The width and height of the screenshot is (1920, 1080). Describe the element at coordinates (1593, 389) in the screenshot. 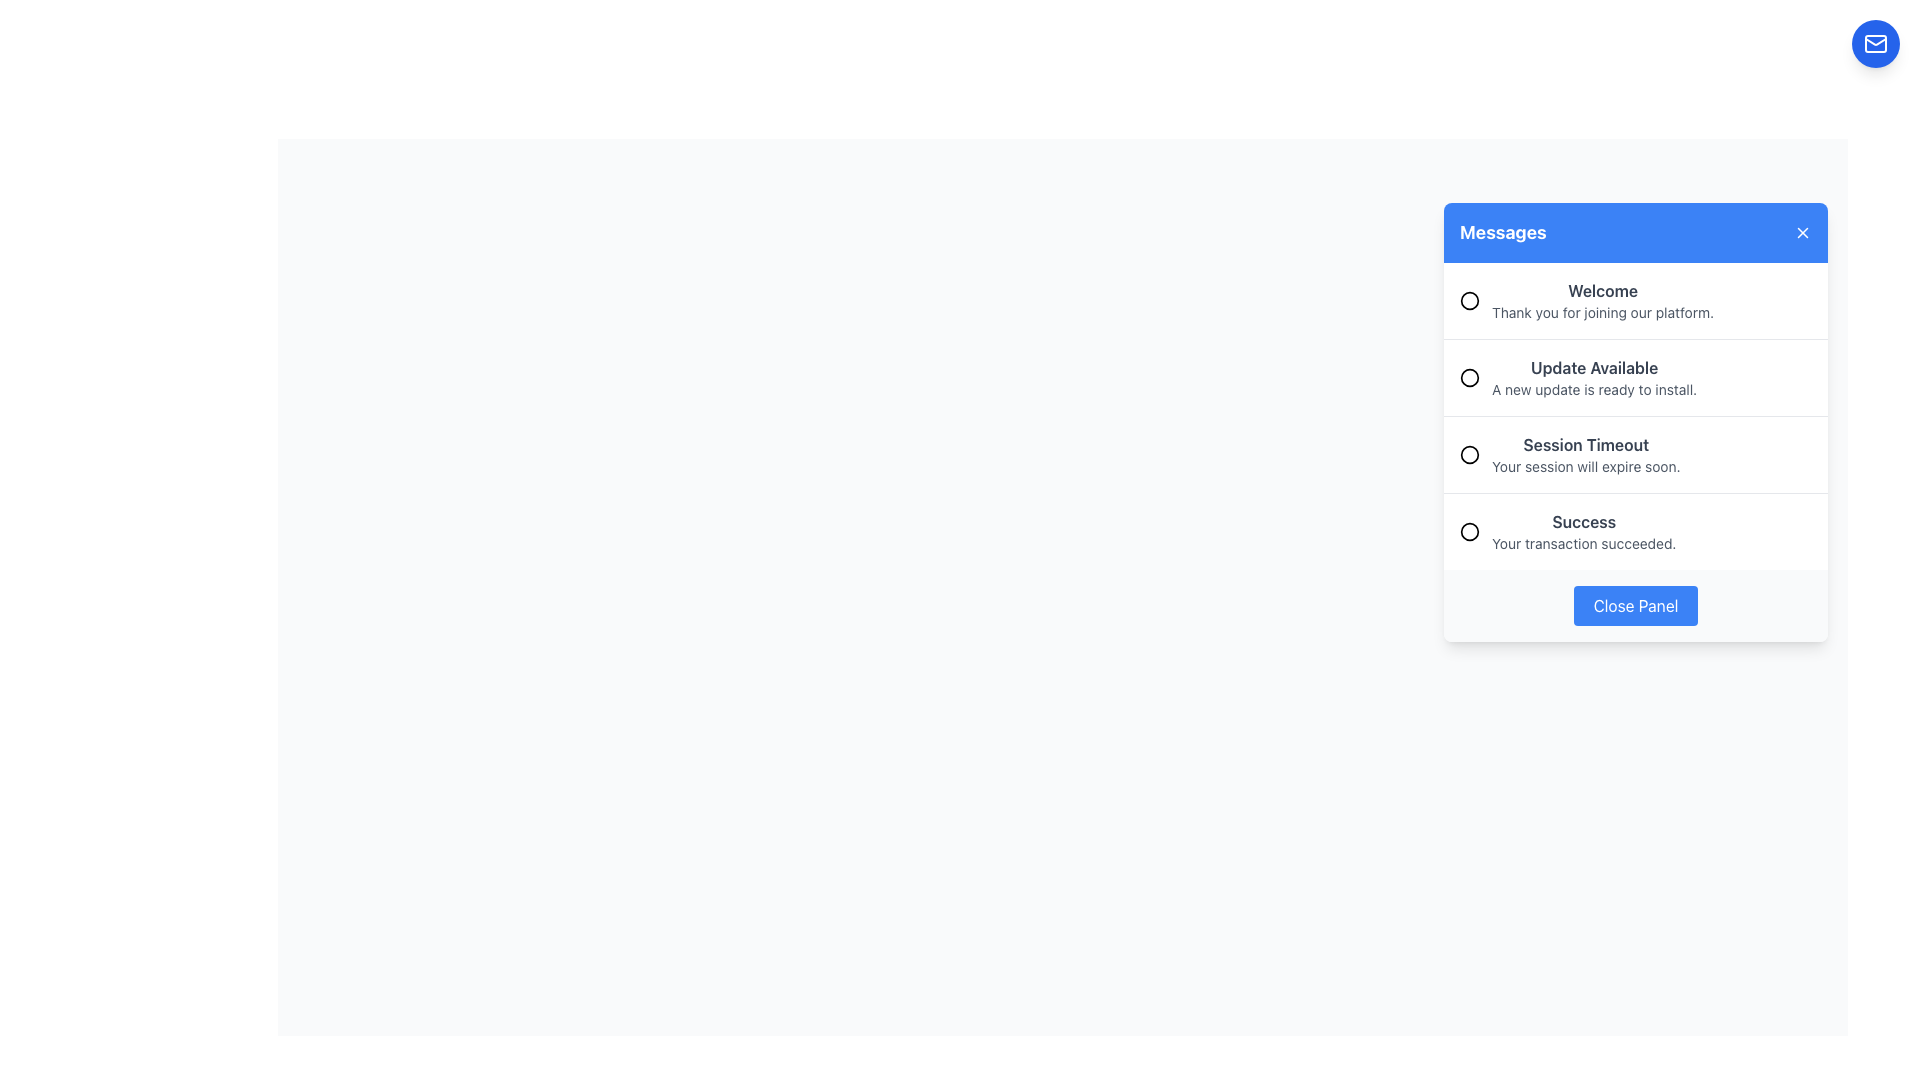

I see `message displayed in the text element located directly below the 'Update Available' heading in the message panel` at that location.